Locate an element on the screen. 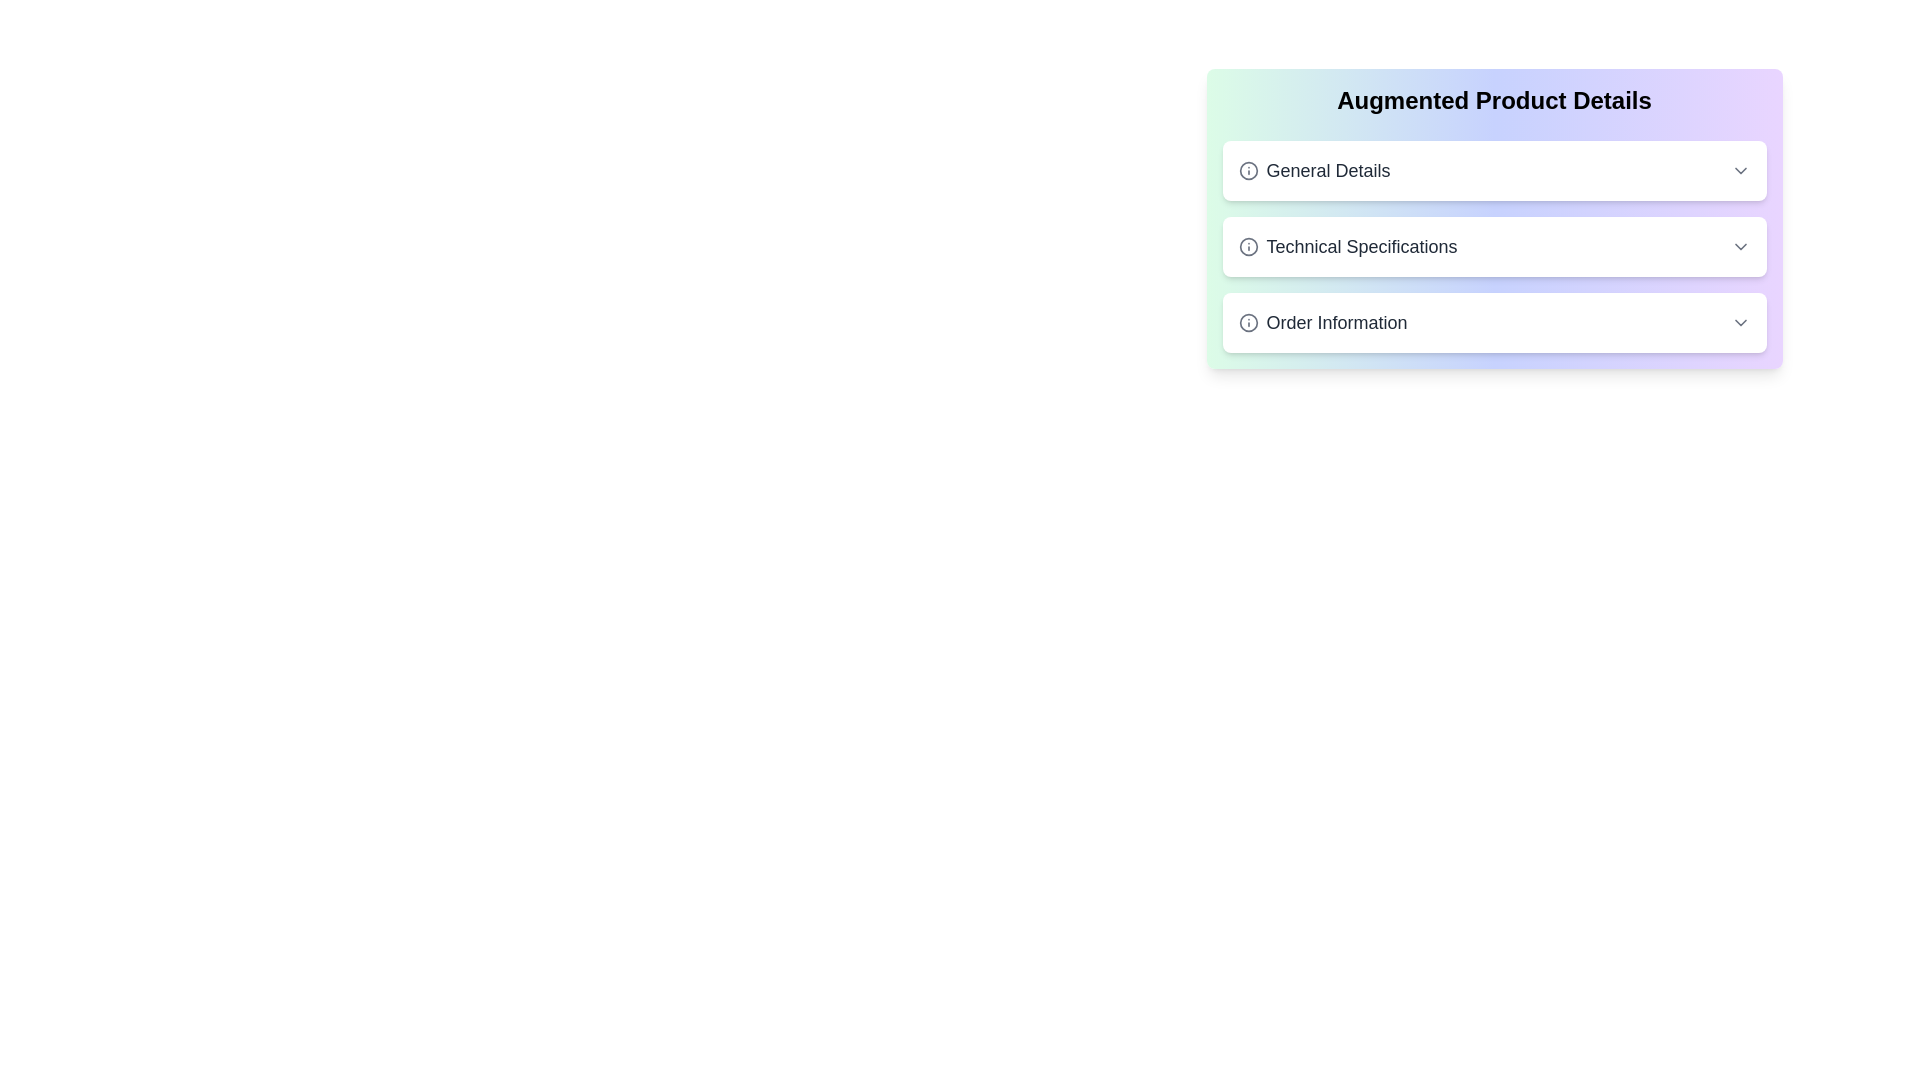 The image size is (1920, 1080). the decorative or informative icon representing the 'Order Information' section, located to the left of the text label 'Order Information' is located at coordinates (1247, 322).